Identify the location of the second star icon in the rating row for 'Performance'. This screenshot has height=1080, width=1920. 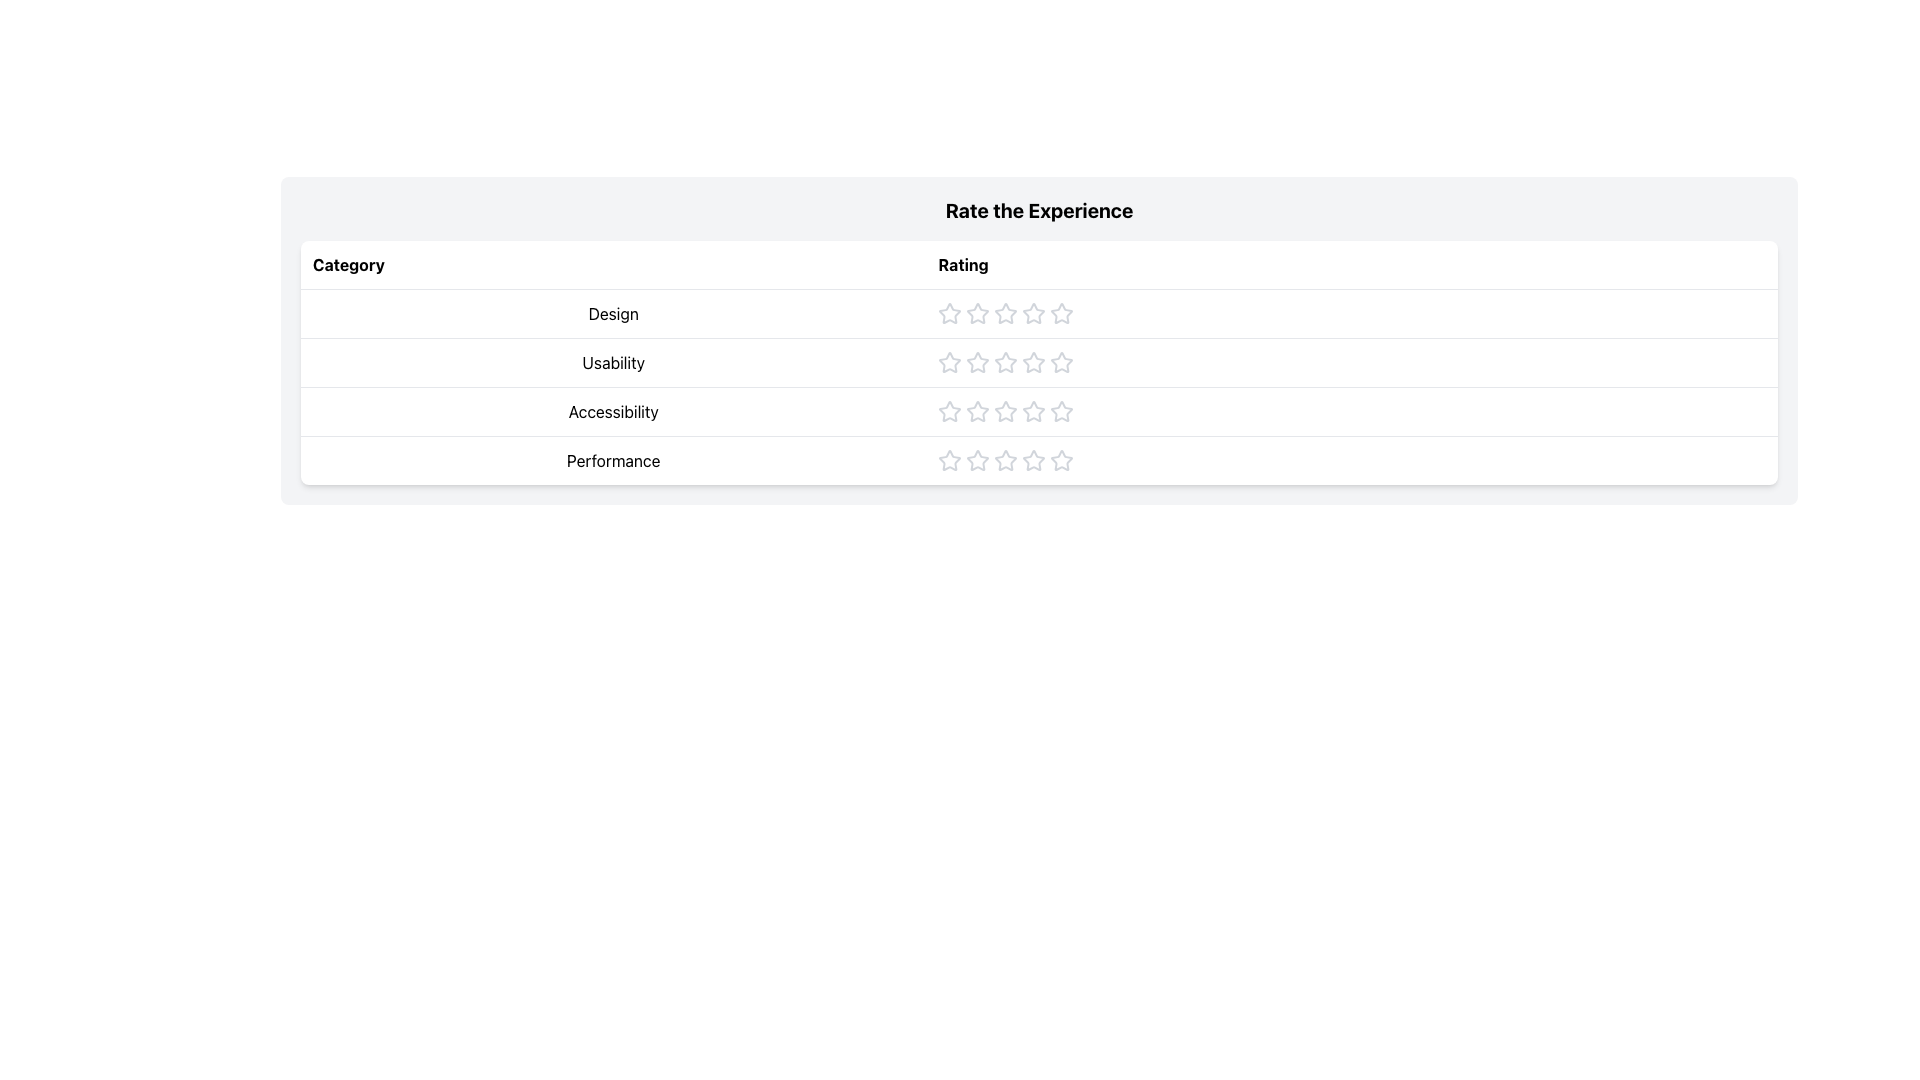
(978, 461).